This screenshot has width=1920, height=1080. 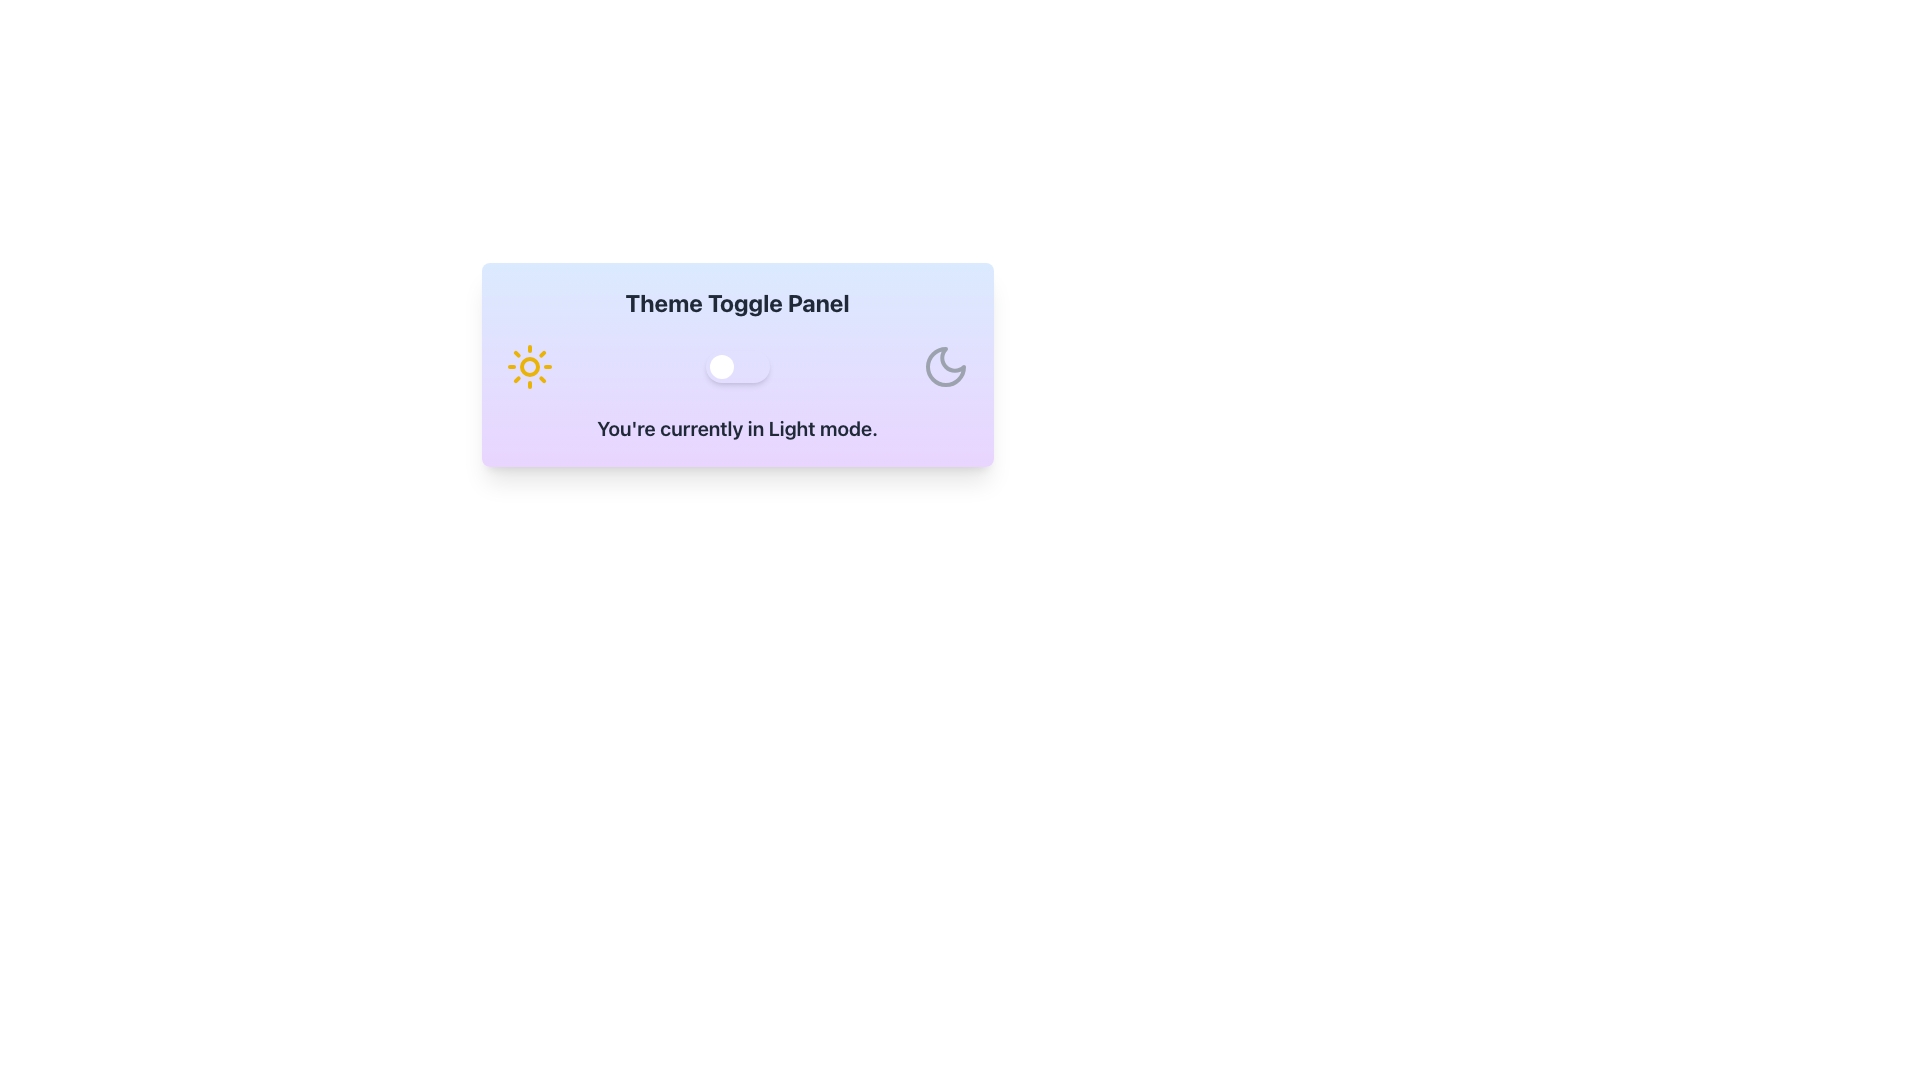 I want to click on the decorative yellow circle located at the center of the sun icon within the toggle panel UI, so click(x=529, y=366).